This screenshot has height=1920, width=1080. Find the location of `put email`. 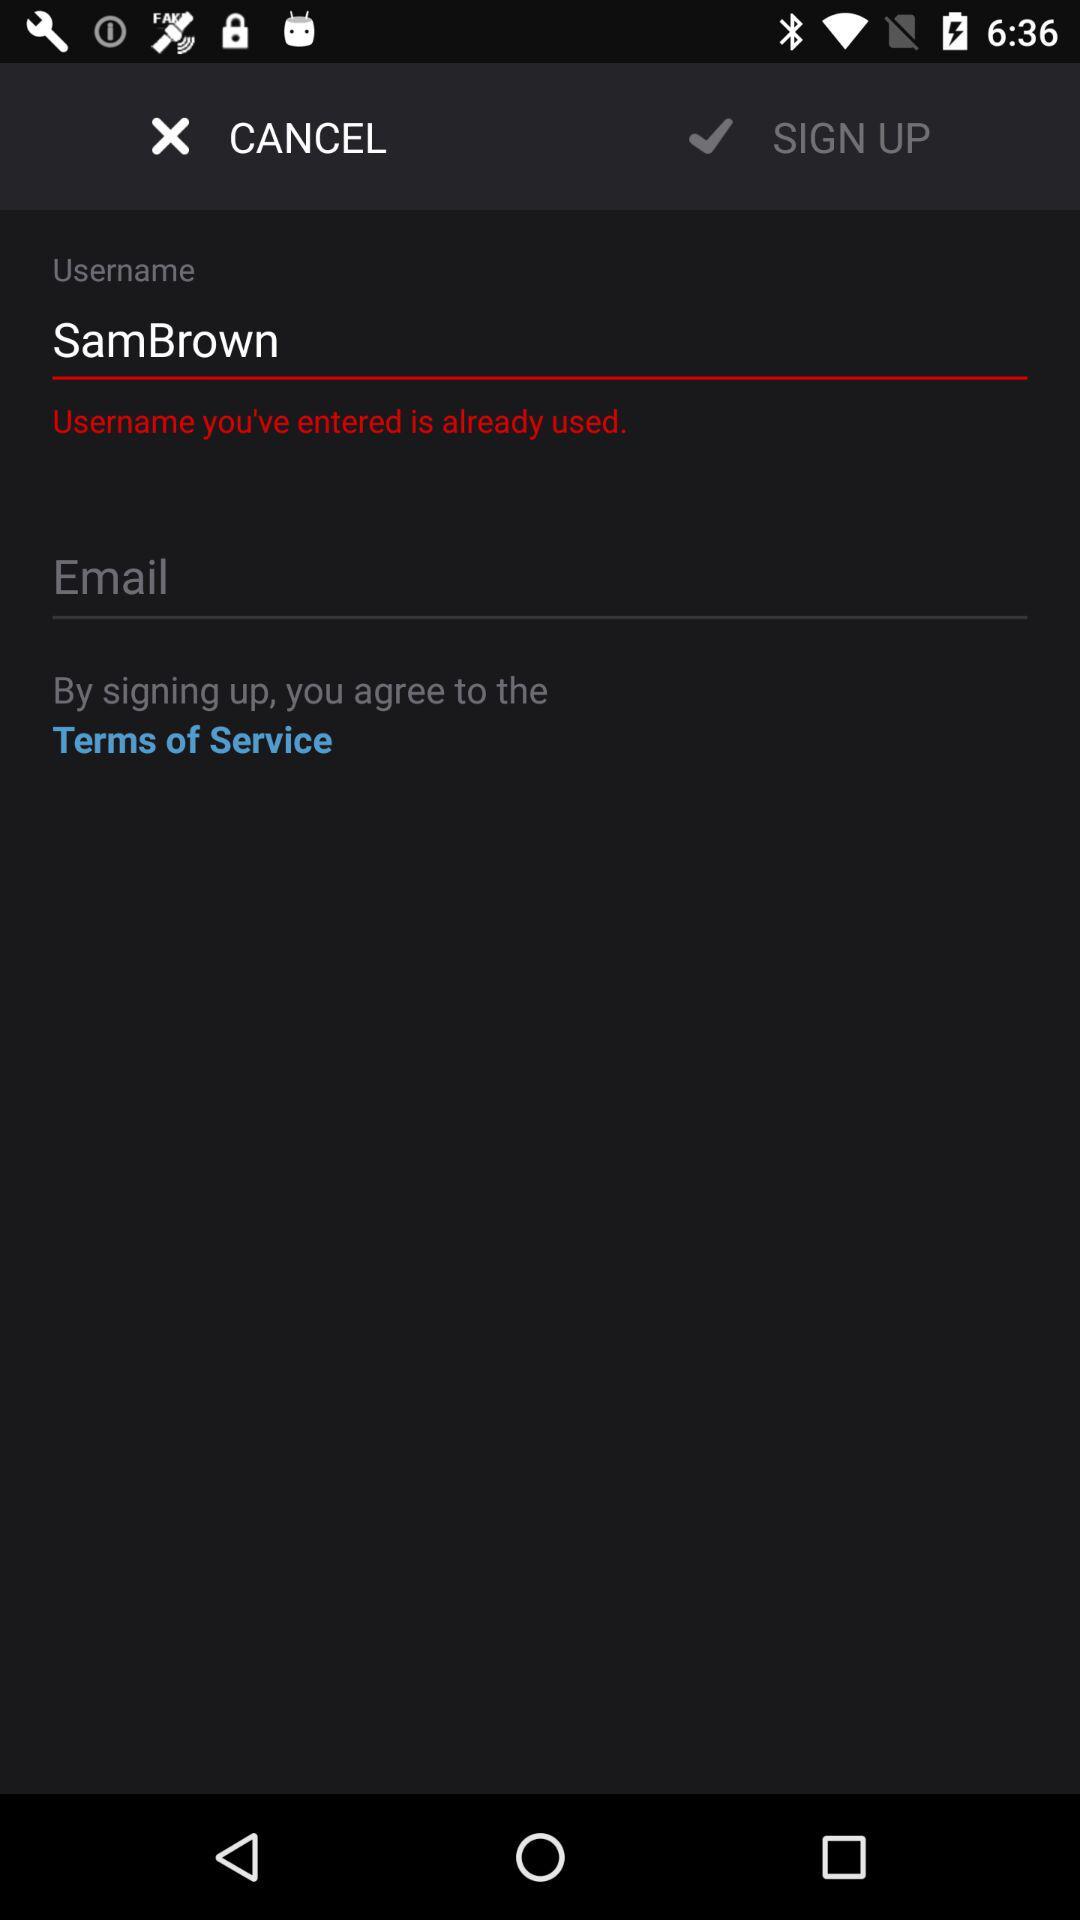

put email is located at coordinates (540, 578).